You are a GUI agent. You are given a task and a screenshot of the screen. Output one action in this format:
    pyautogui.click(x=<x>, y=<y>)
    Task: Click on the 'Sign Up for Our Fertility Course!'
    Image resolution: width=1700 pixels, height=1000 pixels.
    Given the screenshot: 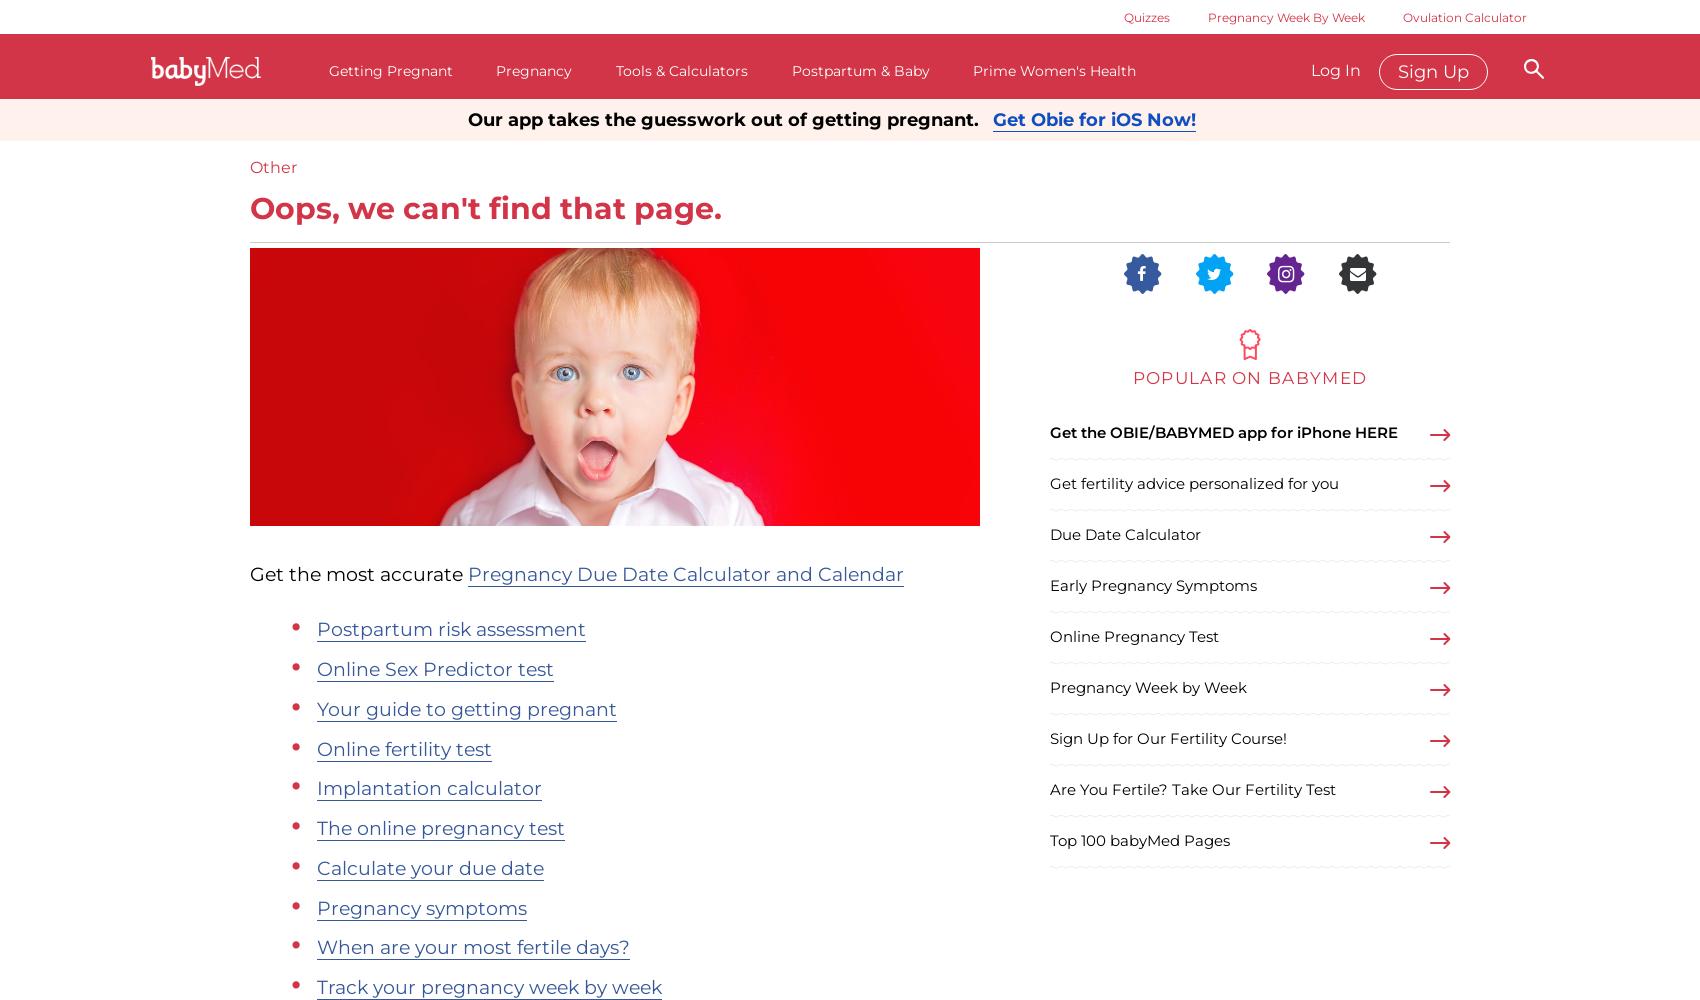 What is the action you would take?
    pyautogui.click(x=1168, y=737)
    